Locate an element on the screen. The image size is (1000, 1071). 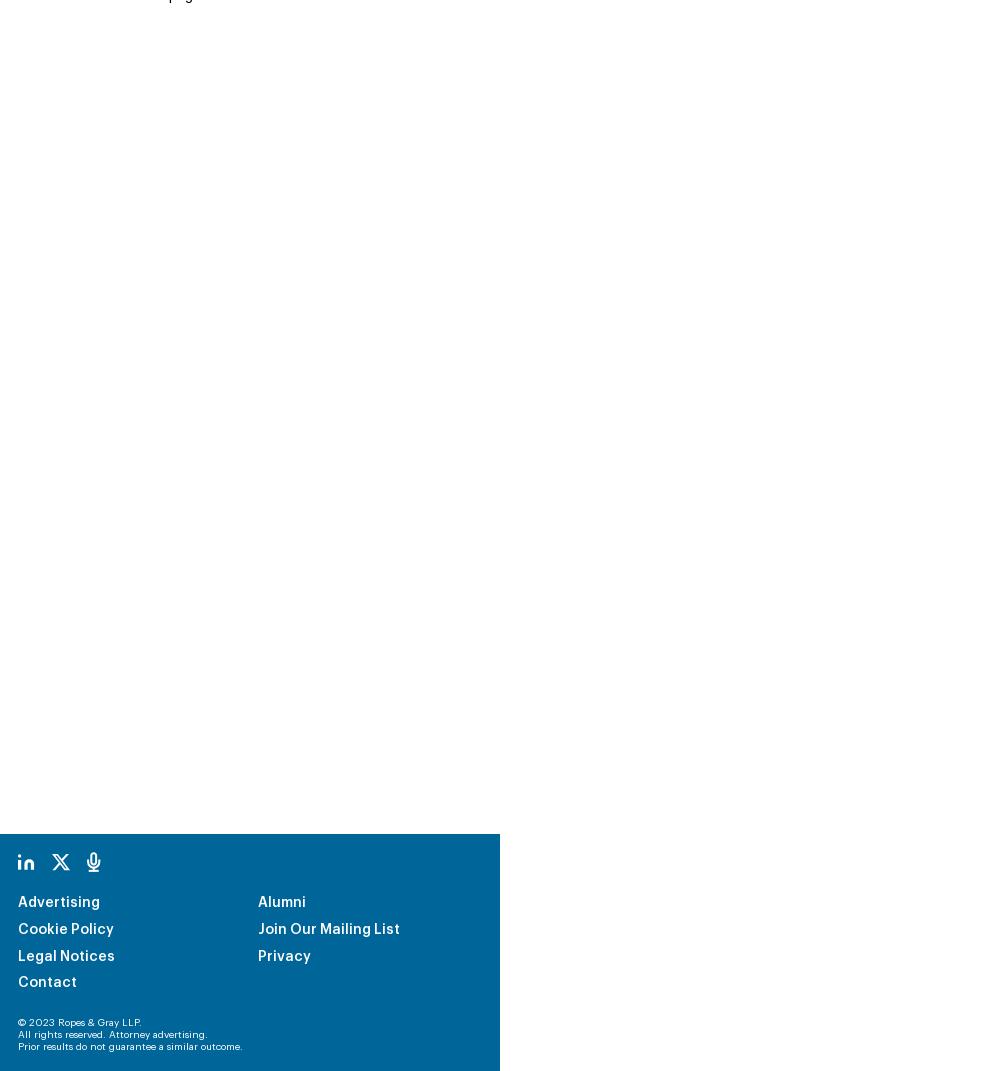
'Contact' is located at coordinates (18, 848).